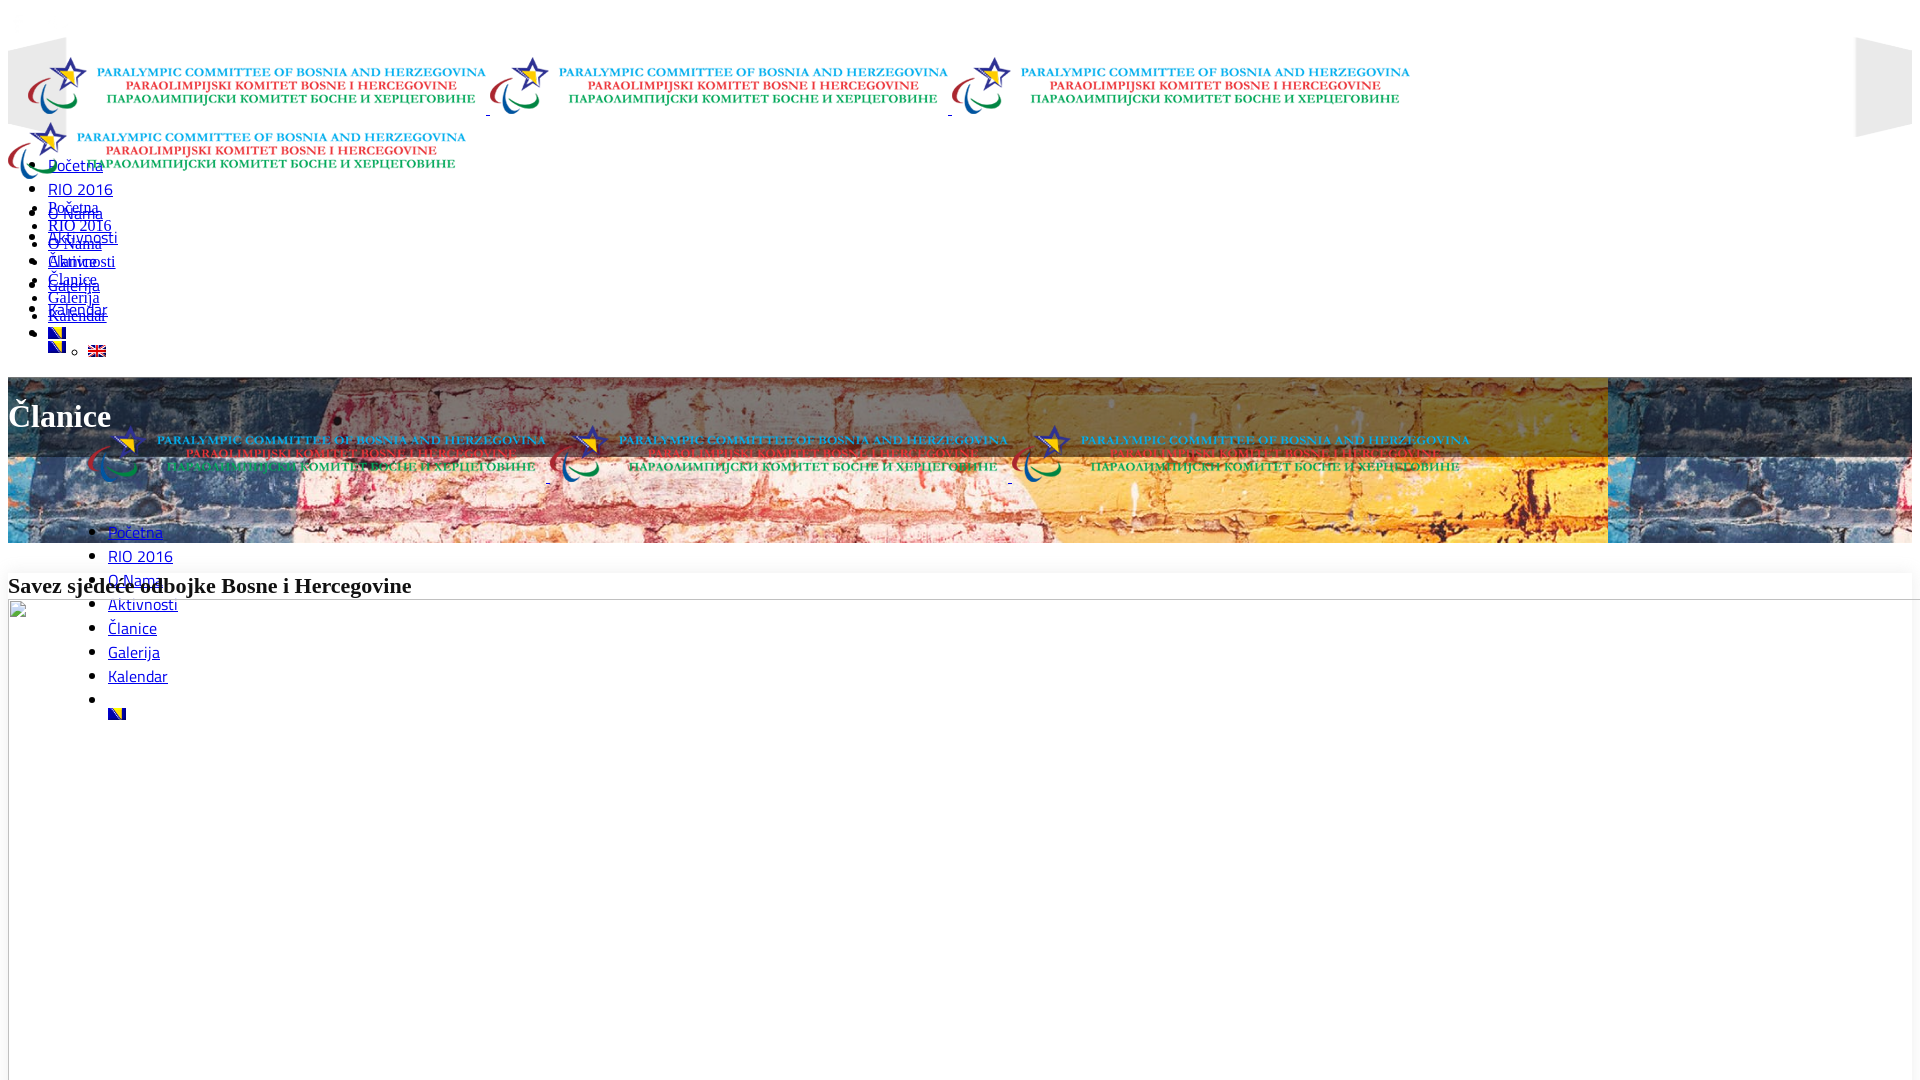 This screenshot has width=1920, height=1080. Describe the element at coordinates (75, 212) in the screenshot. I see `'O Nama'` at that location.